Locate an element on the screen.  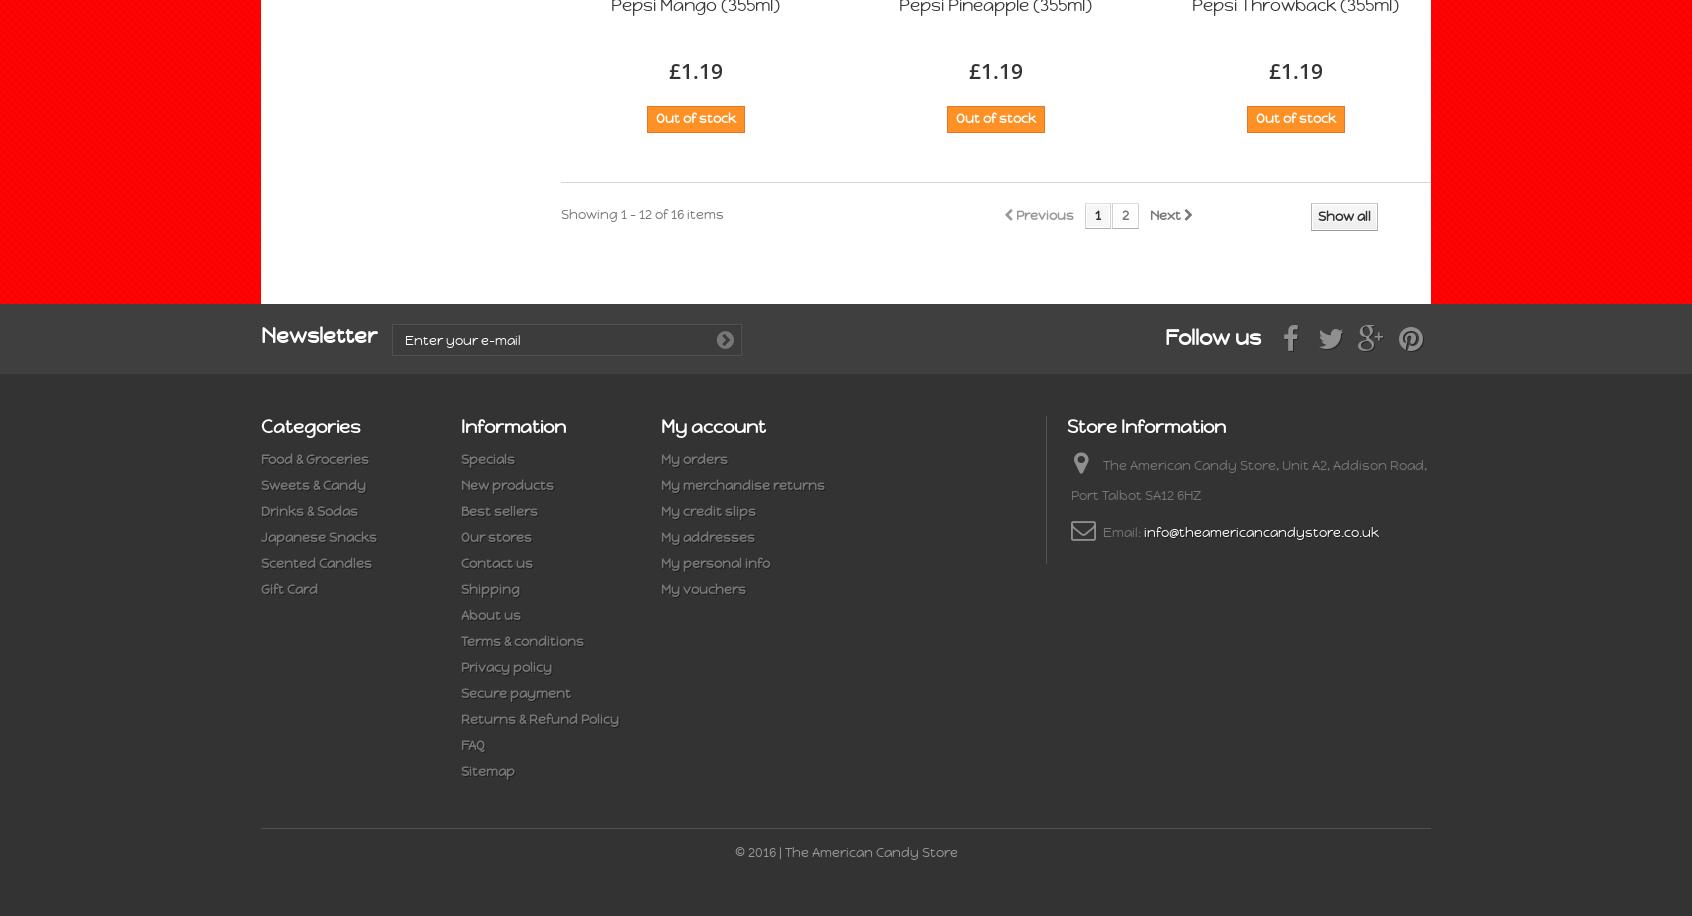
'New products' is located at coordinates (507, 485).